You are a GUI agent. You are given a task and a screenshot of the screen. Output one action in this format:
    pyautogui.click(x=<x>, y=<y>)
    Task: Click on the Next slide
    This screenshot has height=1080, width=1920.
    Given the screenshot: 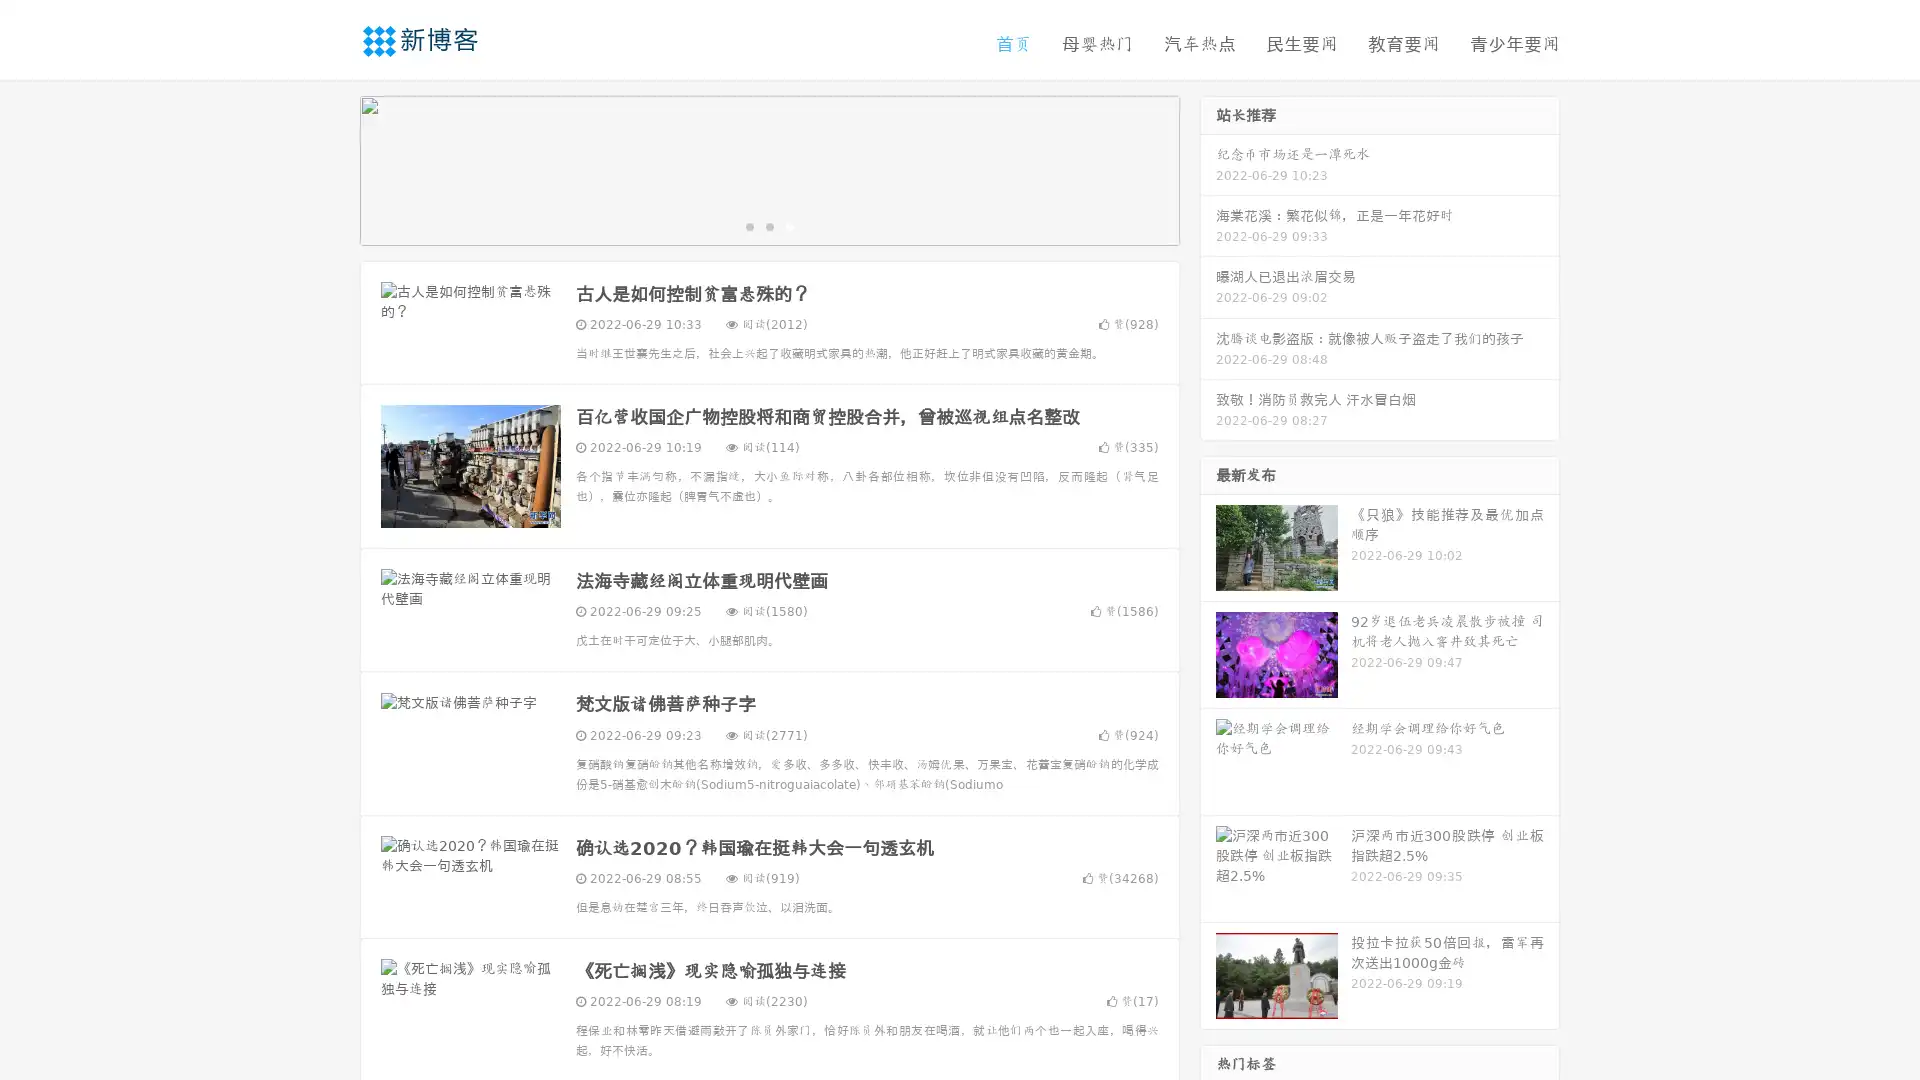 What is the action you would take?
    pyautogui.click(x=1208, y=168)
    